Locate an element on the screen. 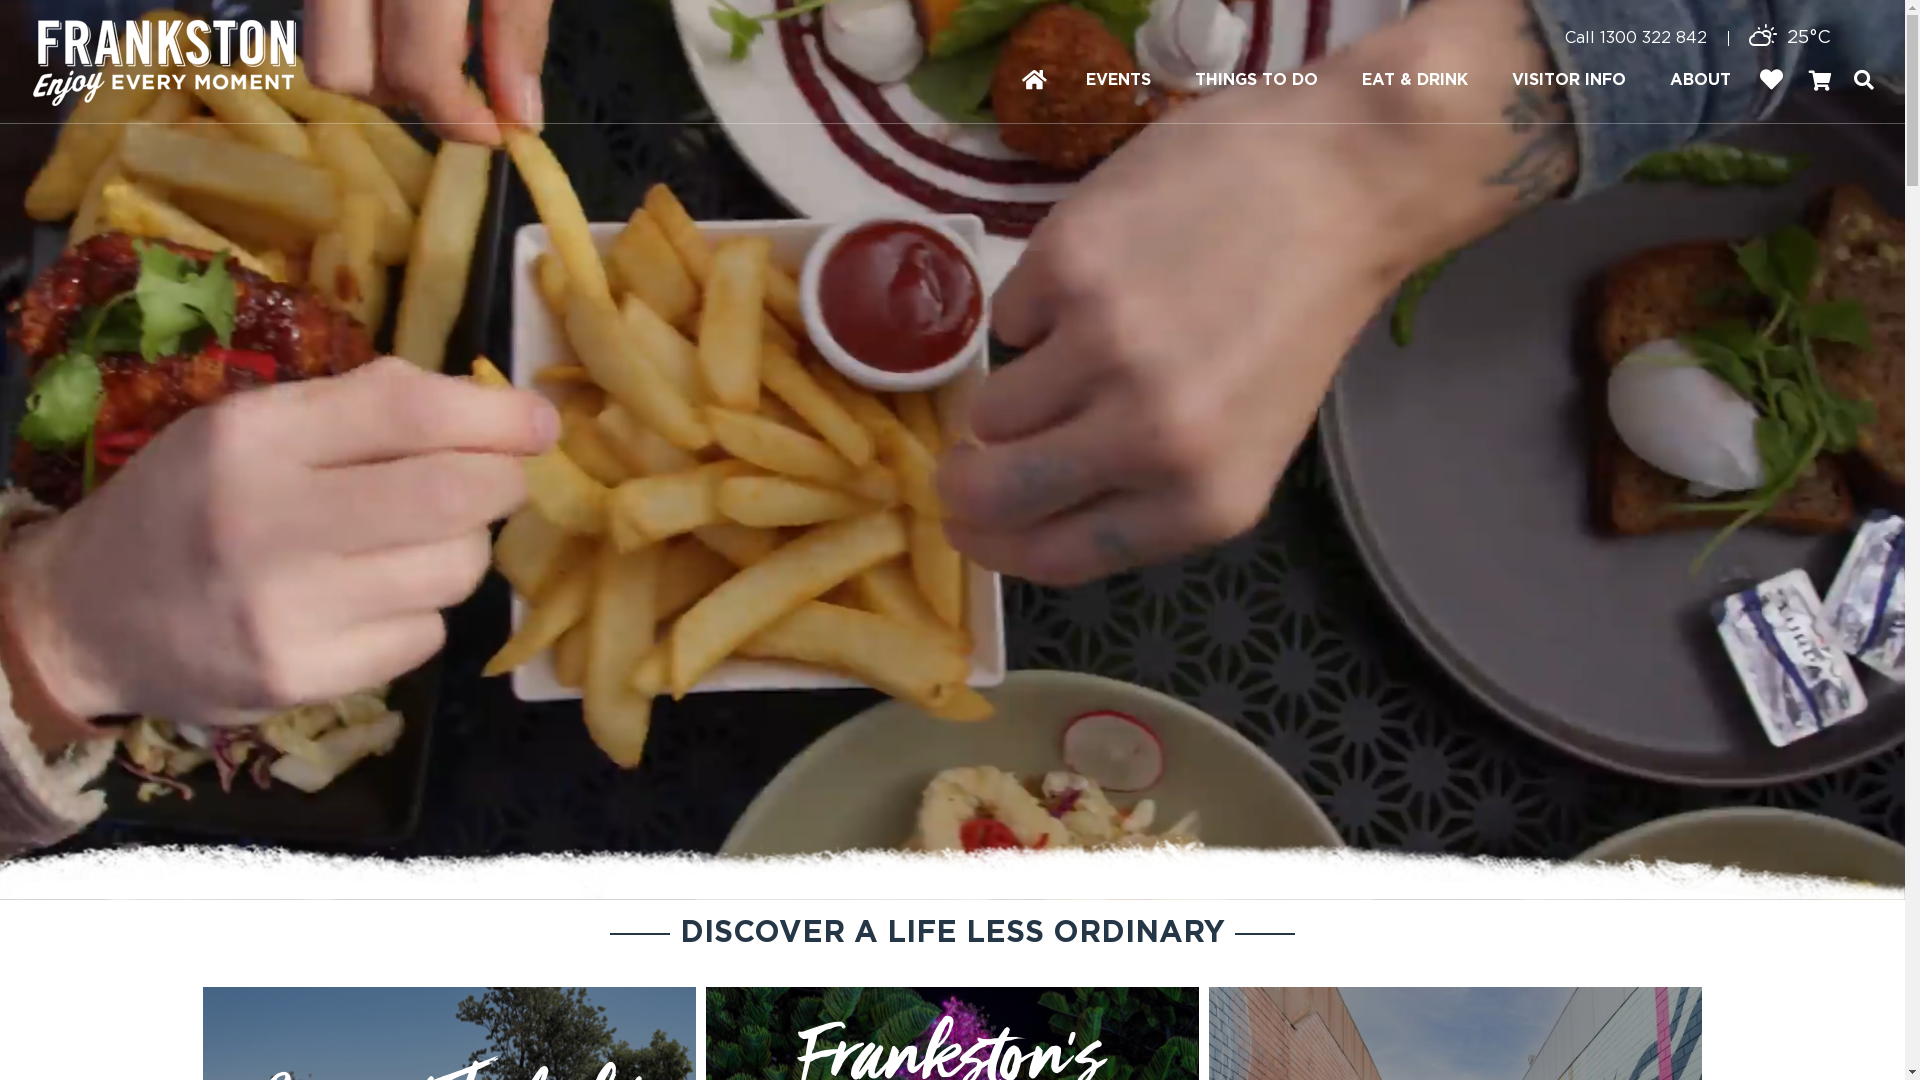 The image size is (1920, 1080). 'THINGS TO DO' is located at coordinates (1194, 79).